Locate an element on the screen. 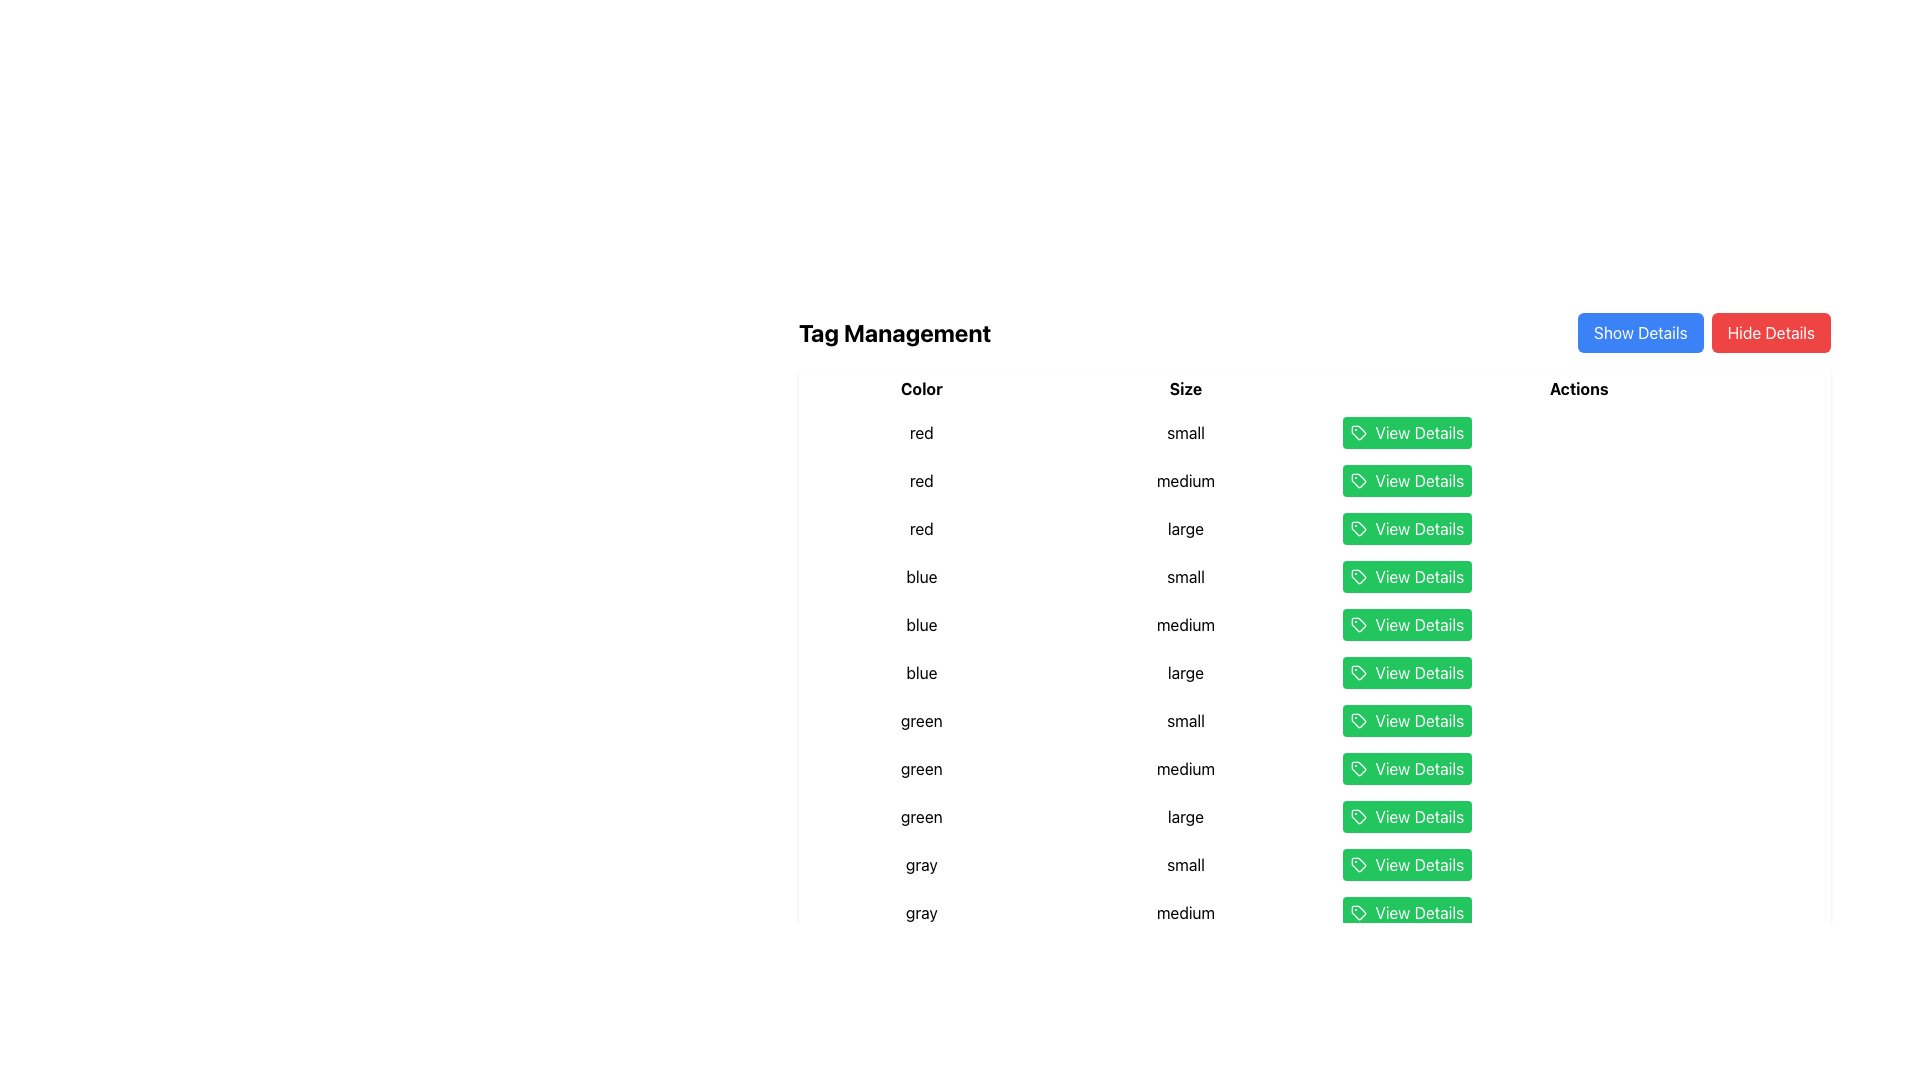  the text component displaying the word 'blue' in lowercase, located in the fourth row of the 'Color' column within a table structure is located at coordinates (920, 577).